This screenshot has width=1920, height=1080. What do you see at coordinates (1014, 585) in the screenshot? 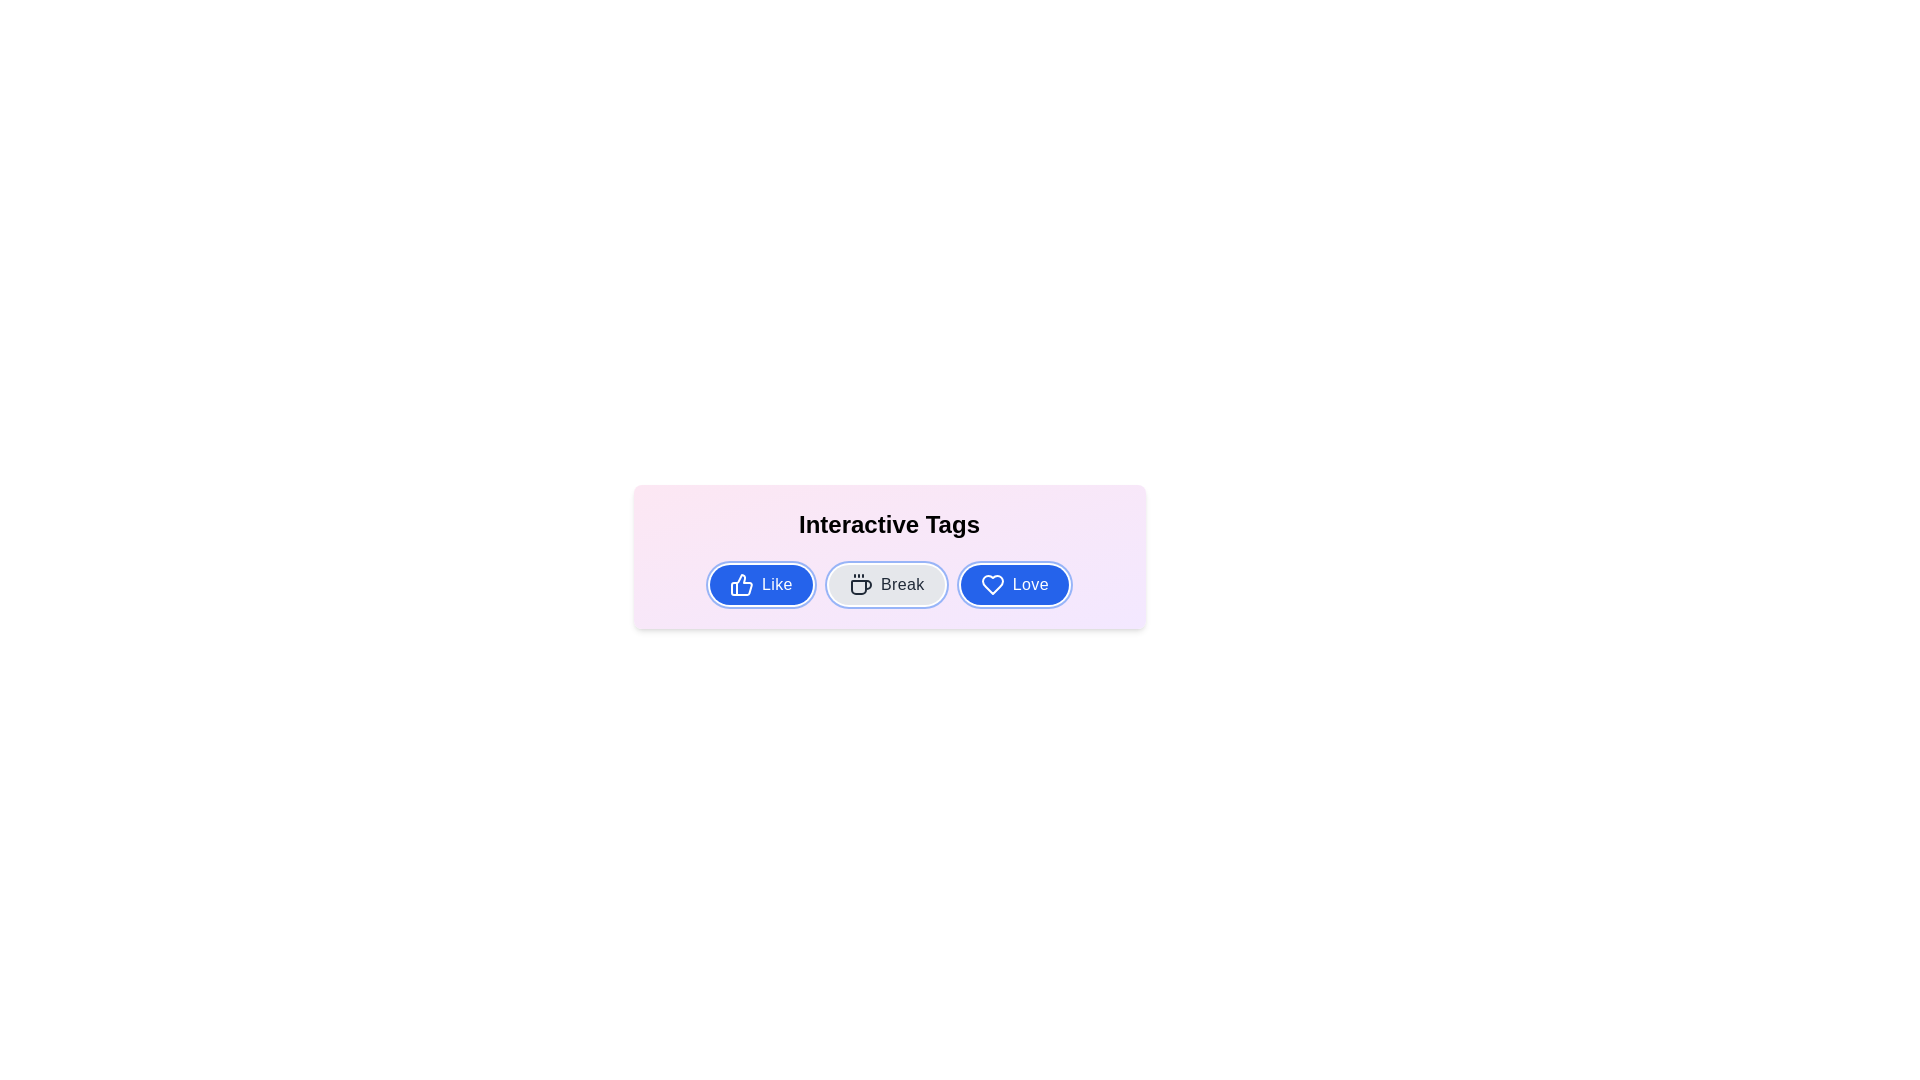
I see `the tag Love` at bounding box center [1014, 585].